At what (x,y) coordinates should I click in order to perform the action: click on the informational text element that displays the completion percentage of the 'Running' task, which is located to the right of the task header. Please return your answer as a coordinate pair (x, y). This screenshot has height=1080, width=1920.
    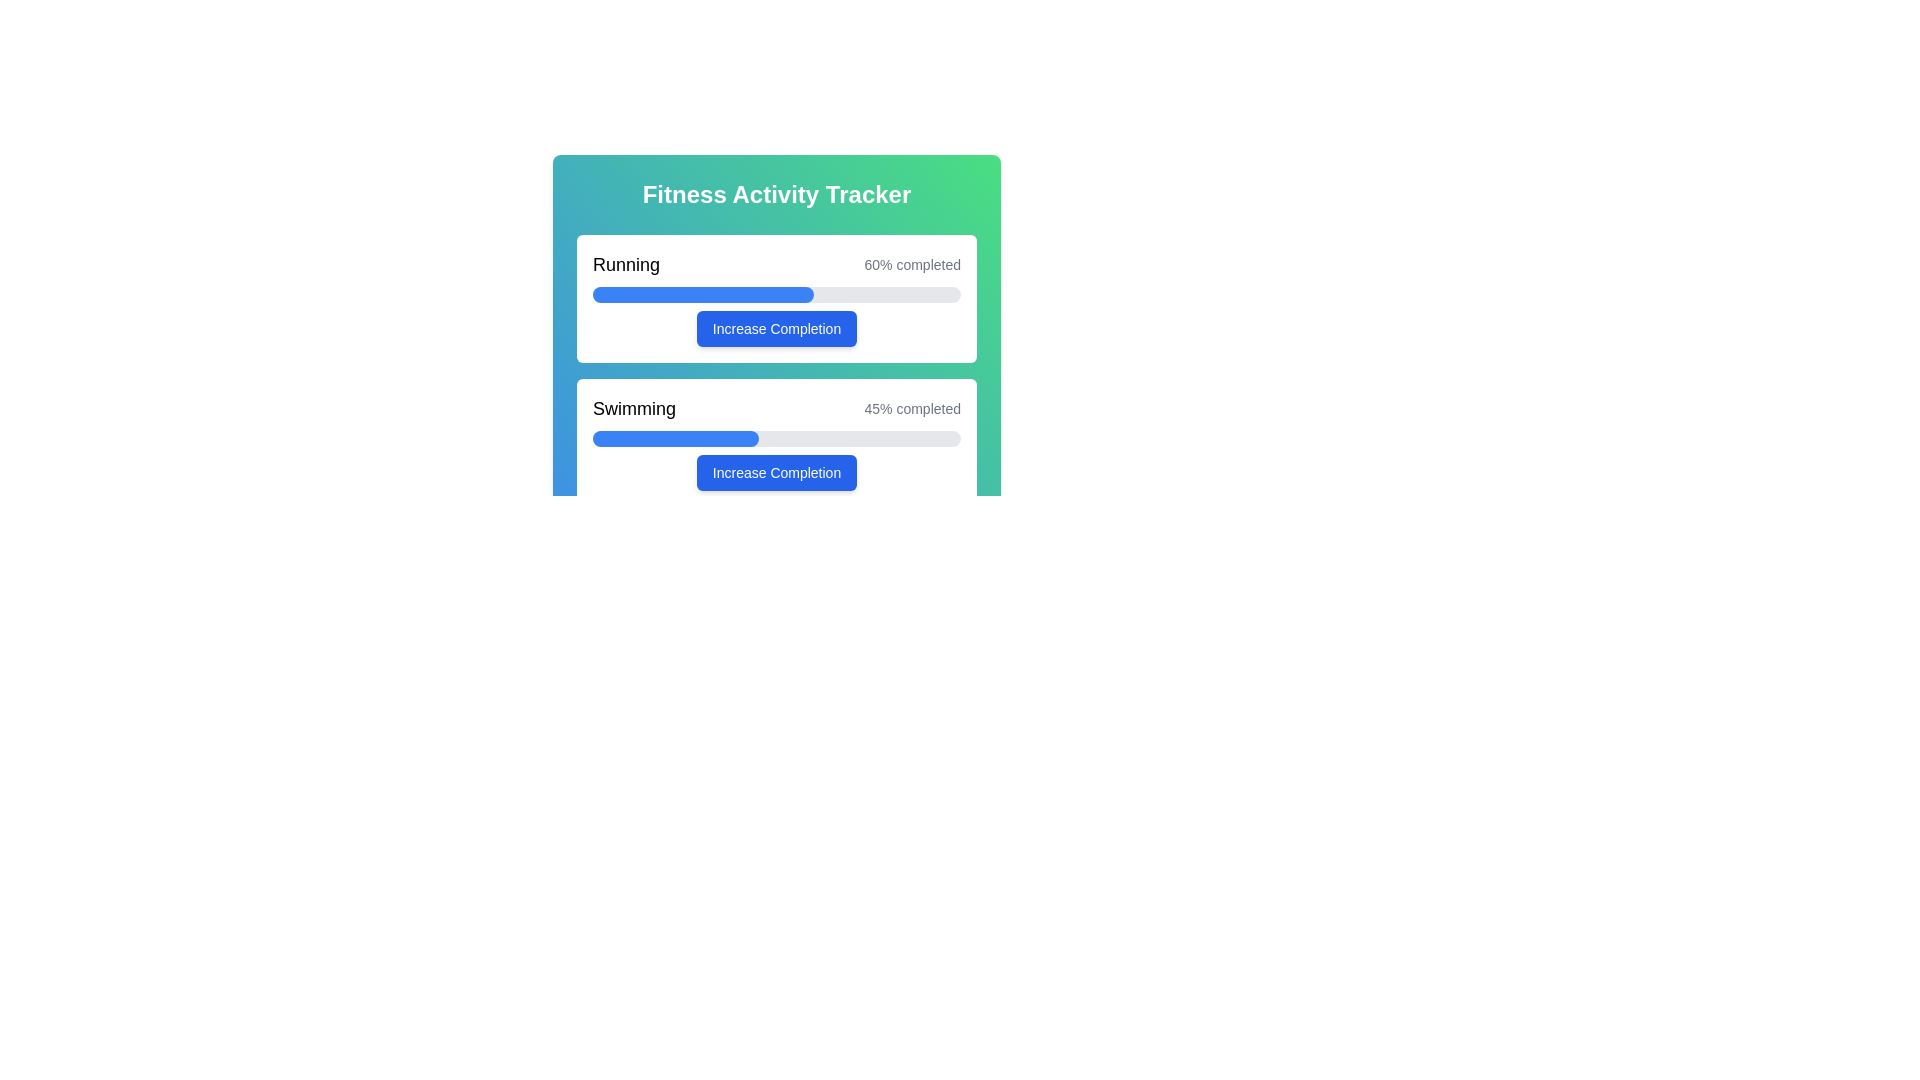
    Looking at the image, I should click on (911, 264).